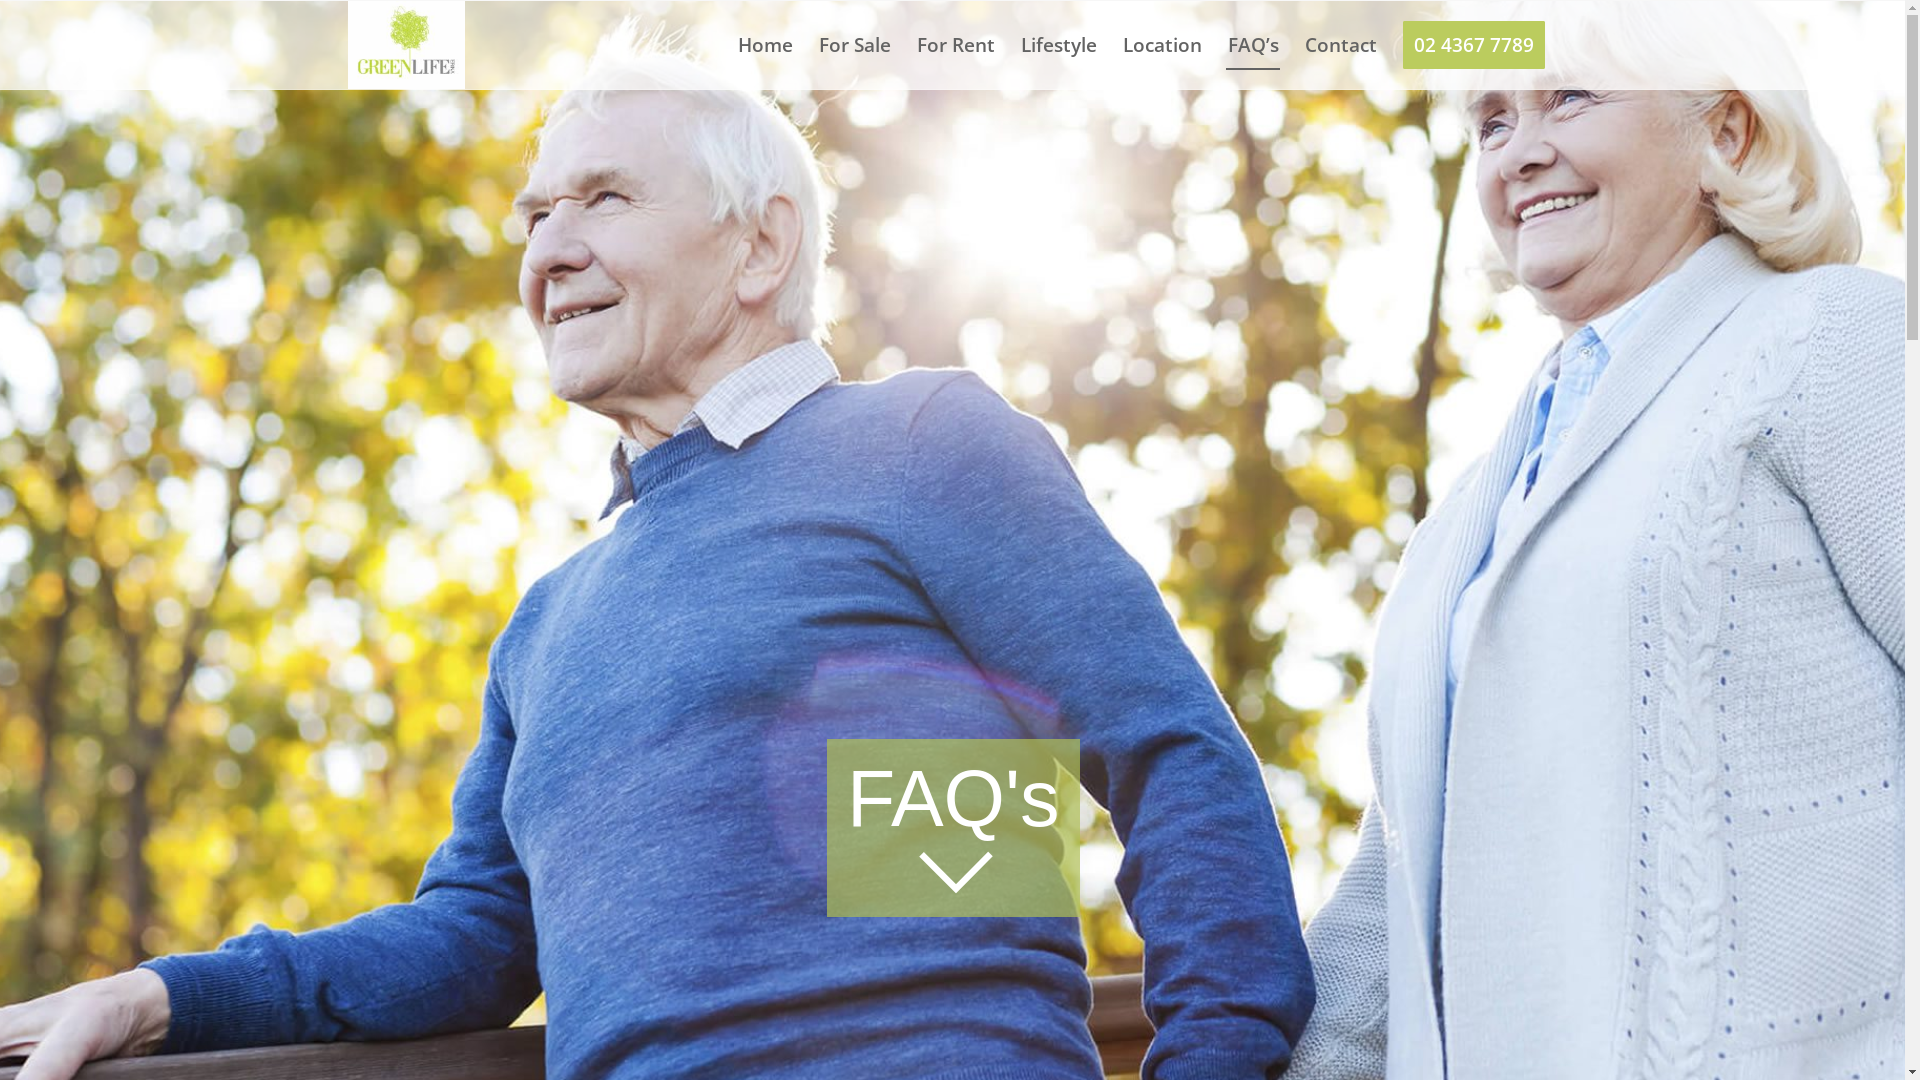  I want to click on 'Lifestyle', so click(1058, 45).